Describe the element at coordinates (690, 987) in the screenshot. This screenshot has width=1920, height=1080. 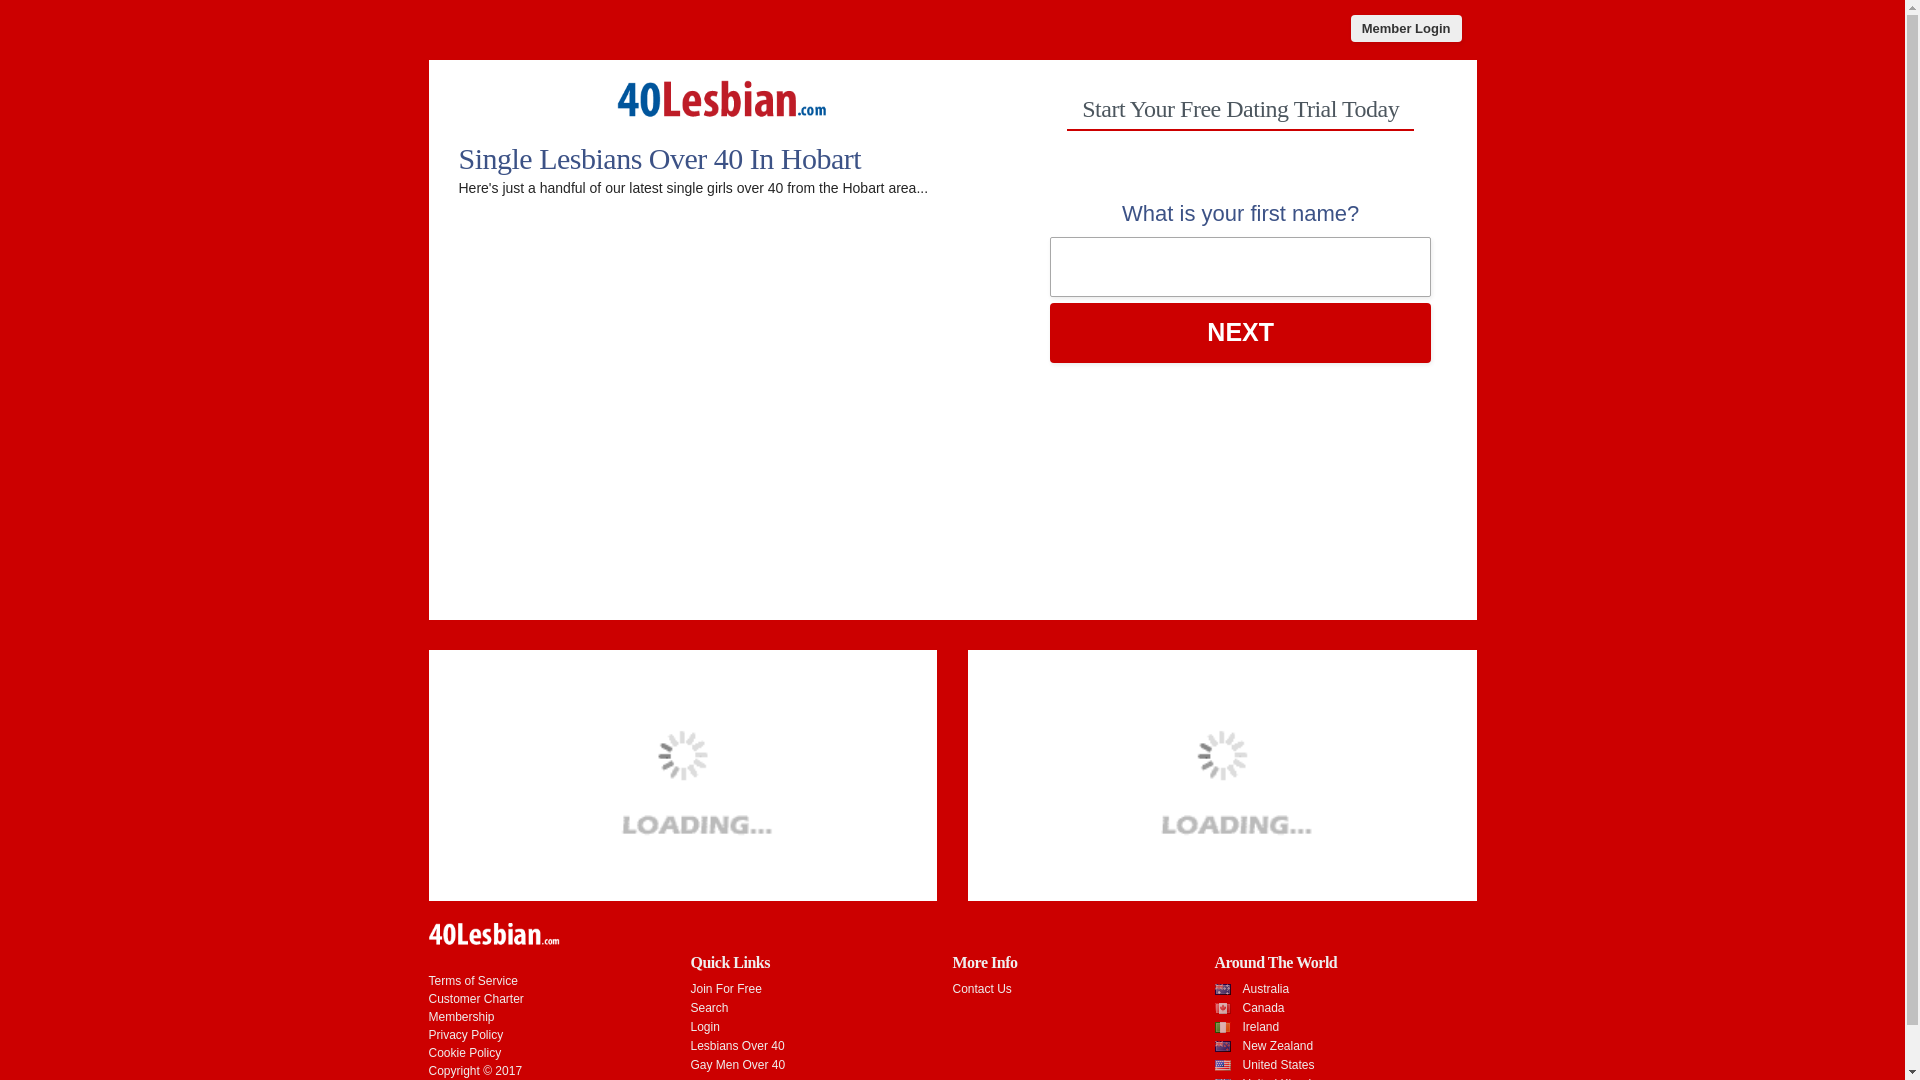
I see `'Join For Free'` at that location.